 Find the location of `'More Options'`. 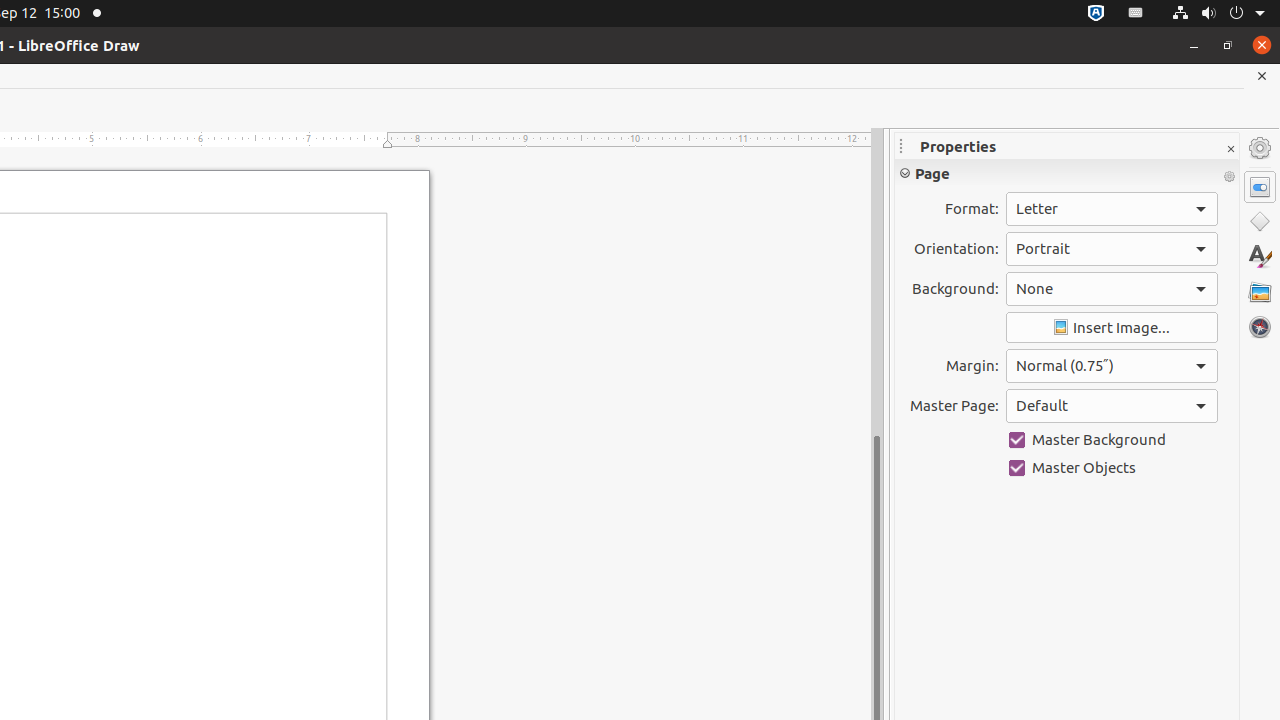

'More Options' is located at coordinates (1228, 175).